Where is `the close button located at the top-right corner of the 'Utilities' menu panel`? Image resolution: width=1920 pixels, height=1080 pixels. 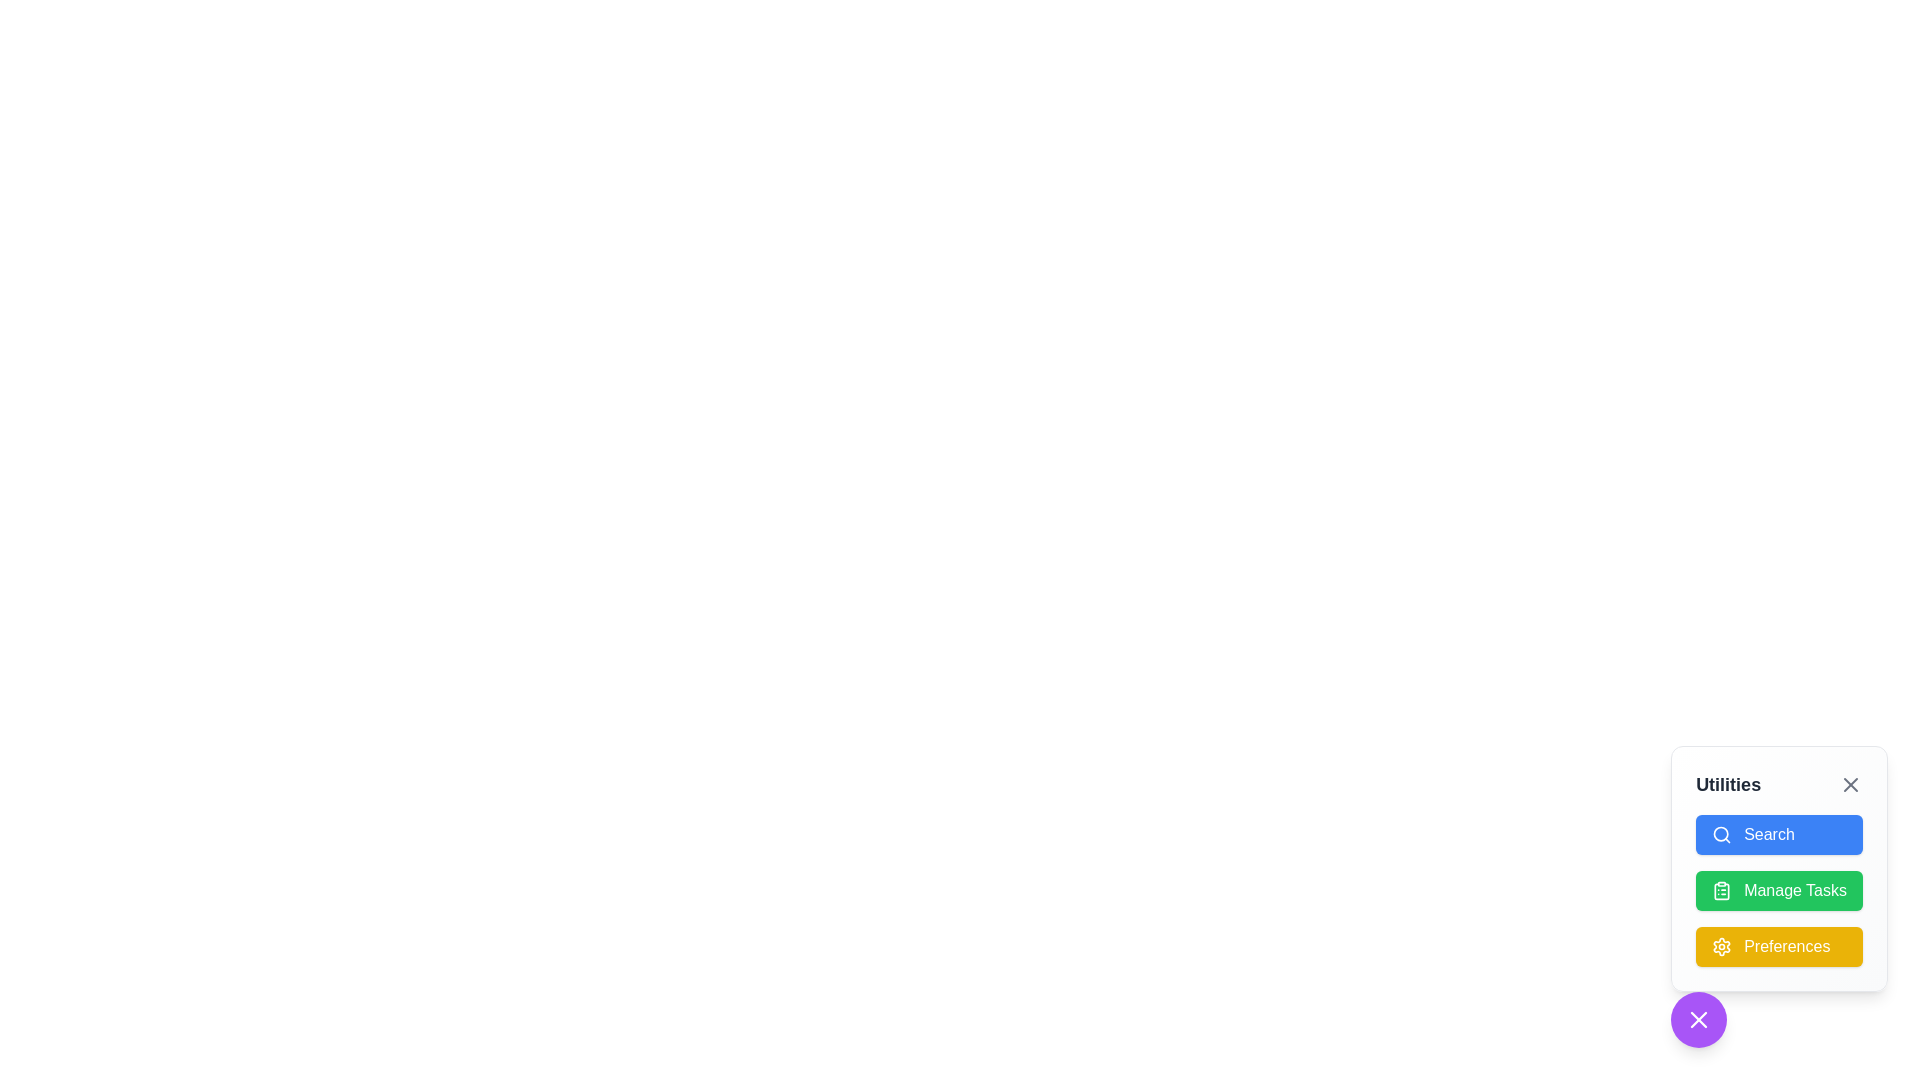 the close button located at the top-right corner of the 'Utilities' menu panel is located at coordinates (1850, 784).